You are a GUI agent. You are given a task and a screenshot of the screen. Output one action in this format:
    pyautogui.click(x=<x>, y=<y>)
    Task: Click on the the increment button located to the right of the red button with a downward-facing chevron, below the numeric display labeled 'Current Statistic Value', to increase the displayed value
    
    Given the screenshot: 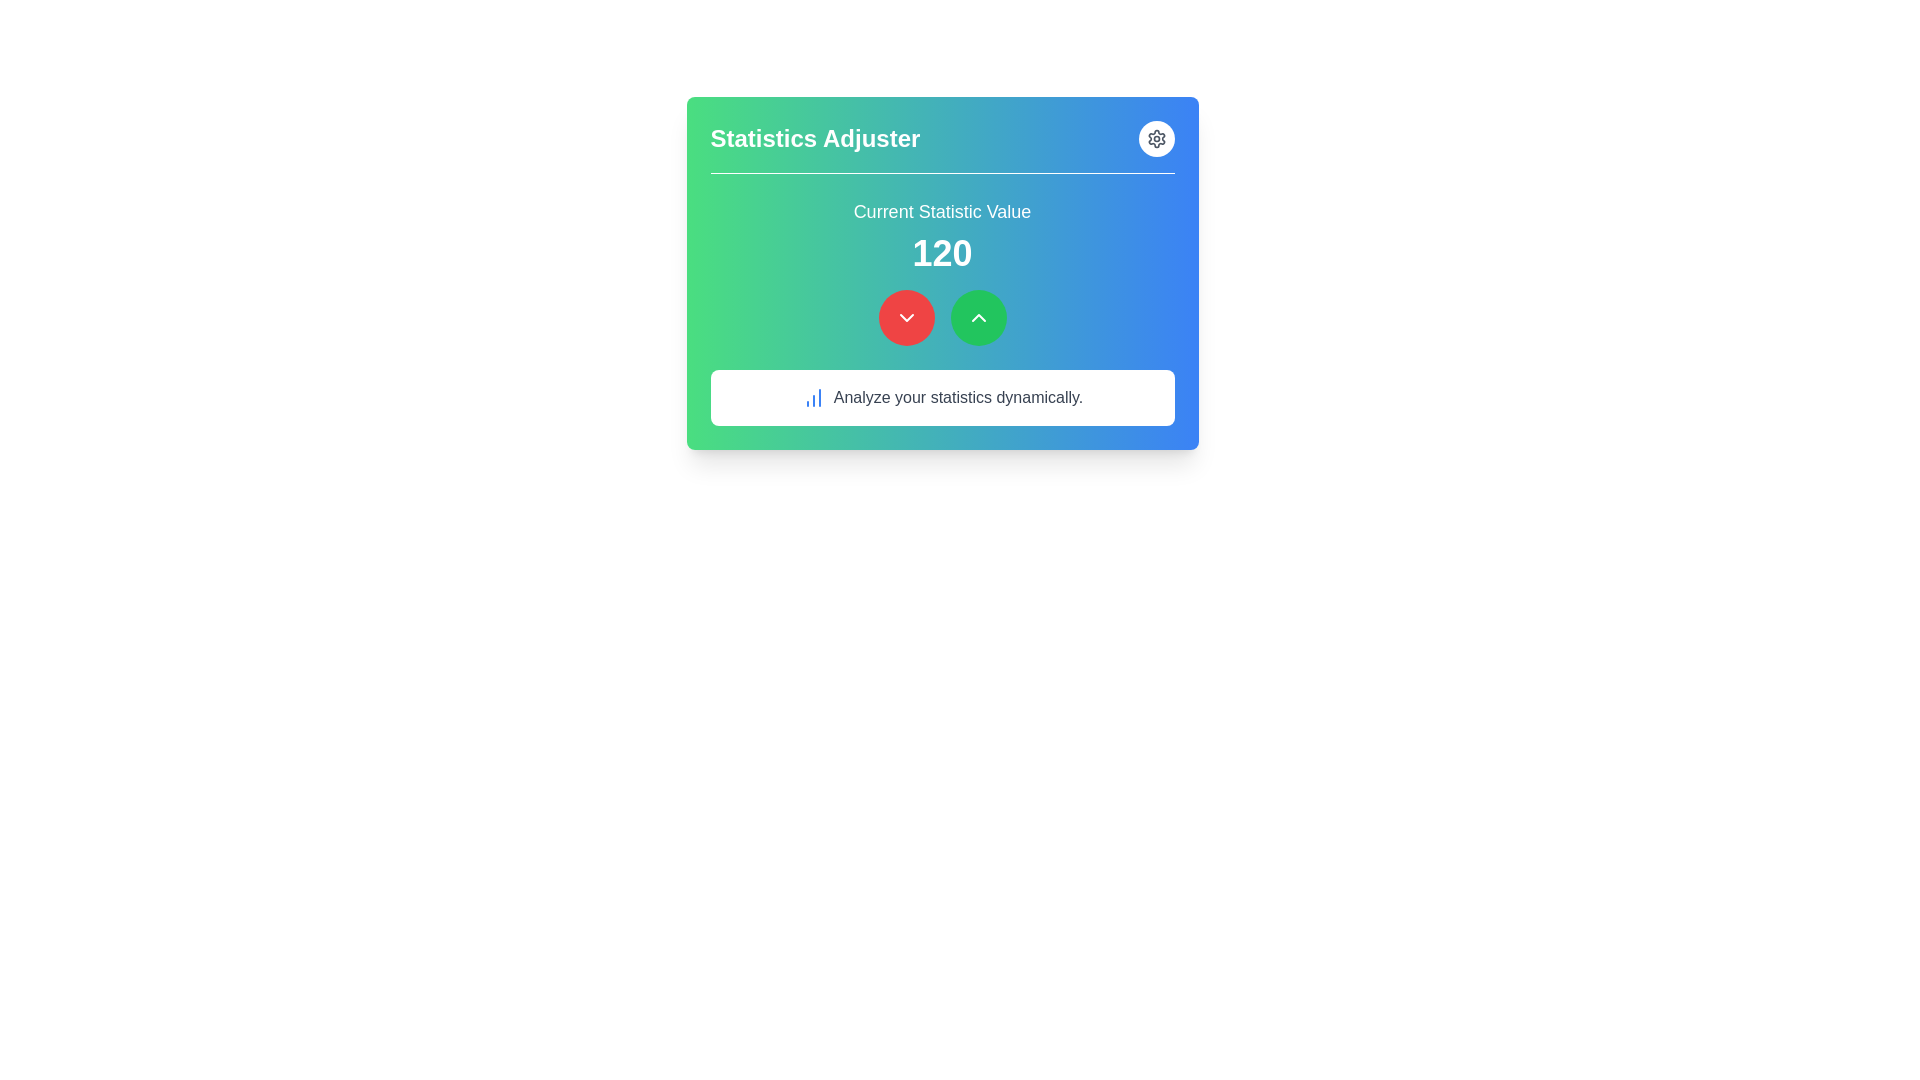 What is the action you would take?
    pyautogui.click(x=978, y=316)
    